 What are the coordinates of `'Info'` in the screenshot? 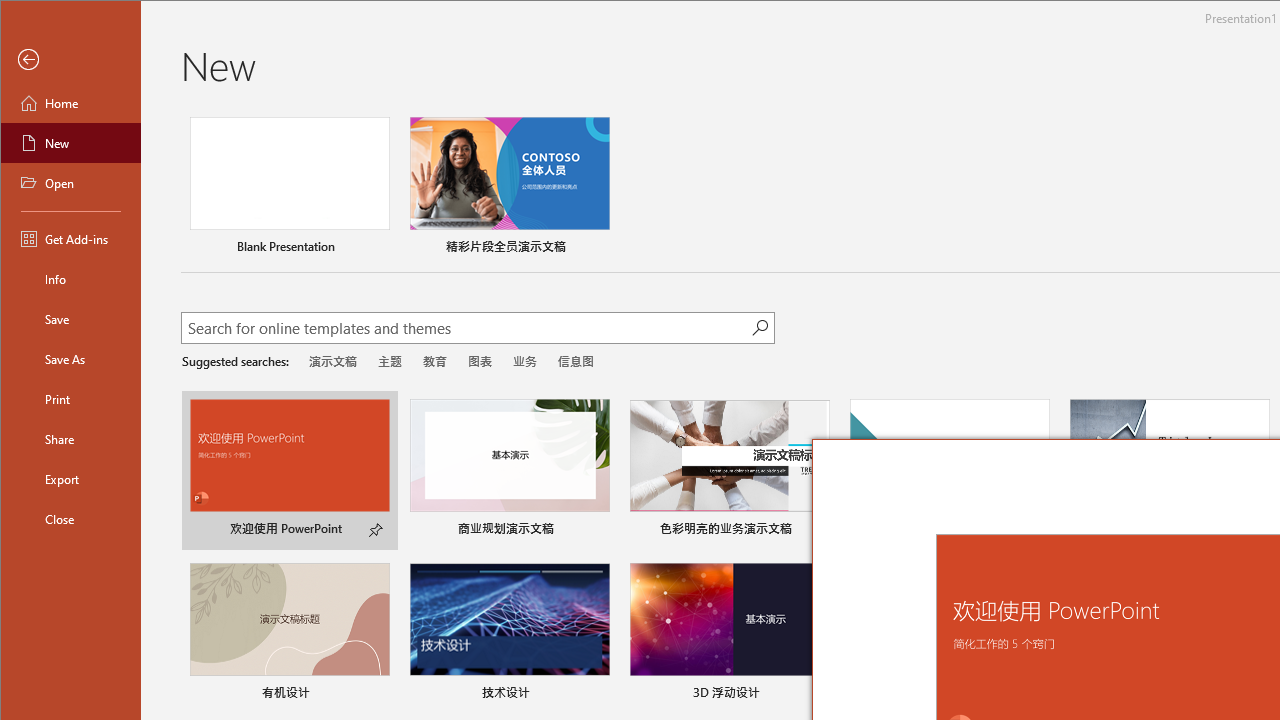 It's located at (71, 279).